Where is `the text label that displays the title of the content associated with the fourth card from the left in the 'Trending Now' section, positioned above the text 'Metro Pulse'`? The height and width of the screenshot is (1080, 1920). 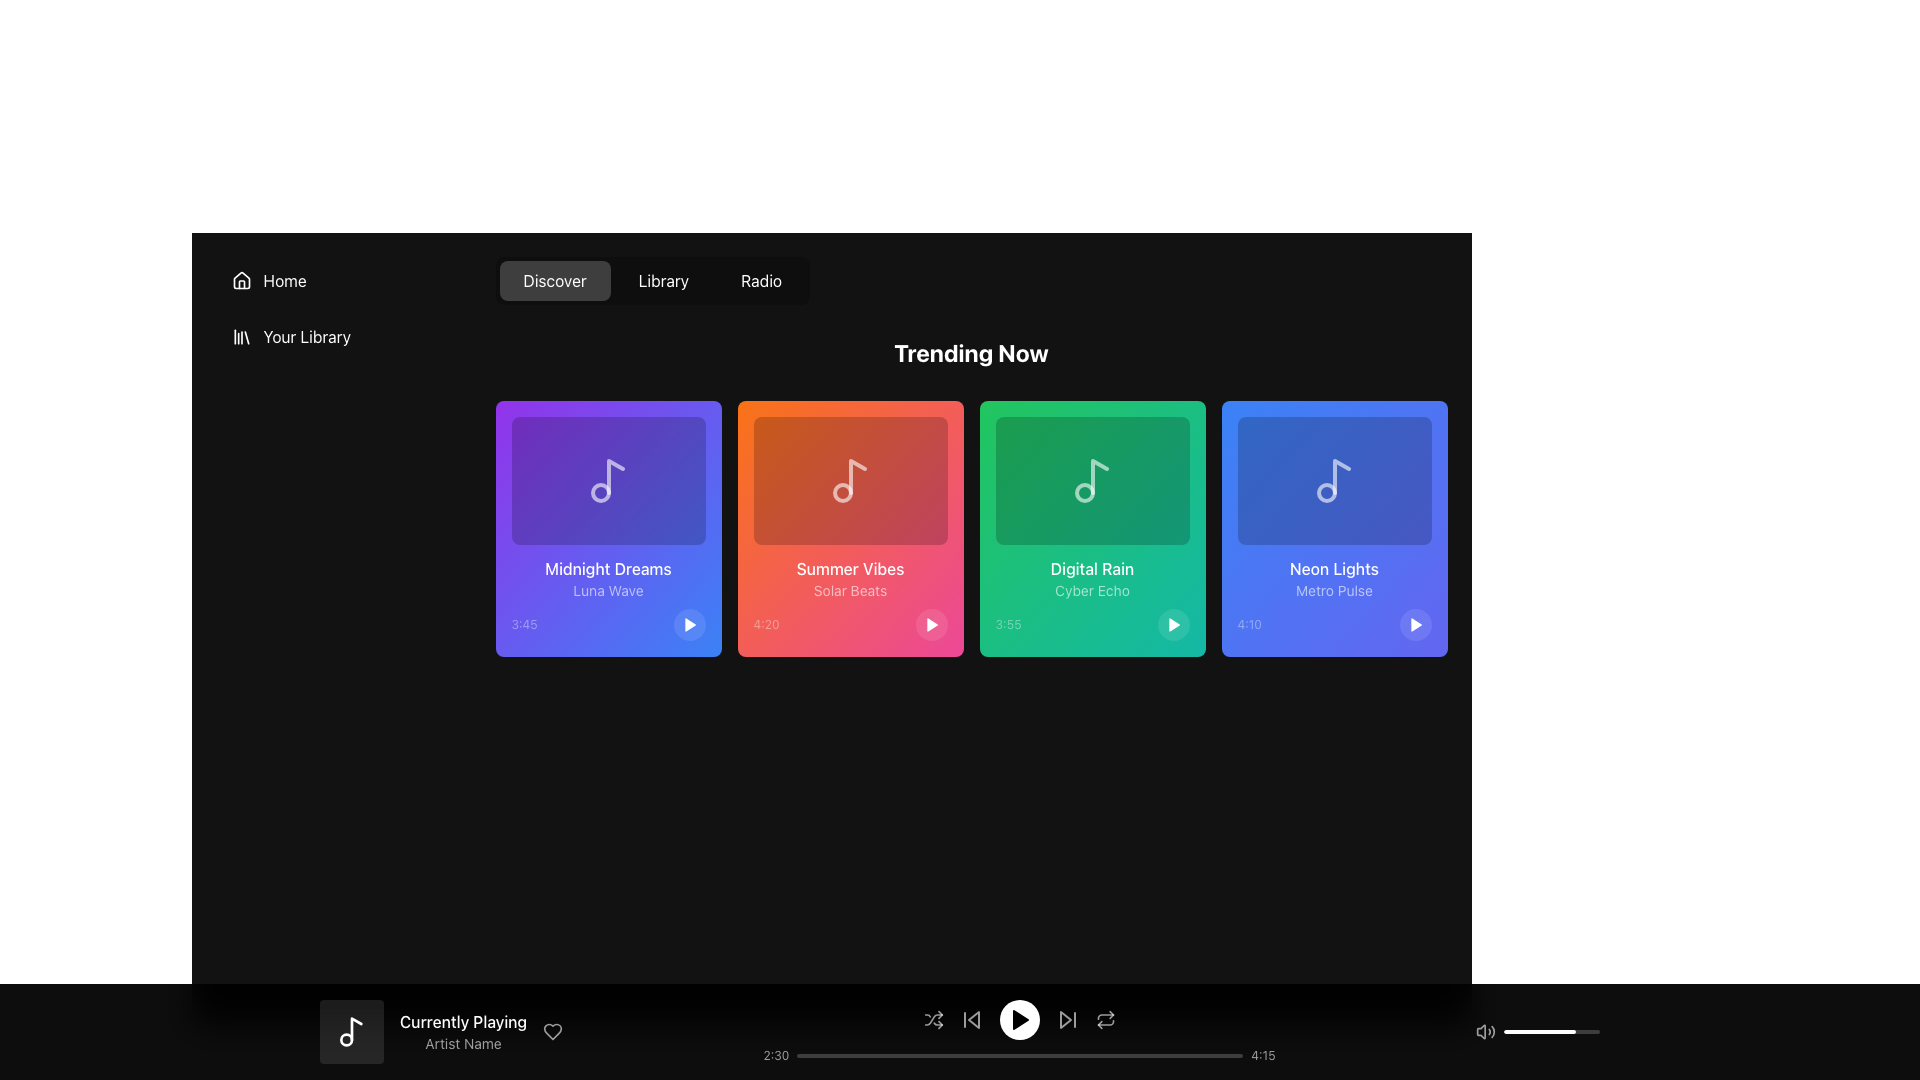 the text label that displays the title of the content associated with the fourth card from the left in the 'Trending Now' section, positioned above the text 'Metro Pulse' is located at coordinates (1334, 569).